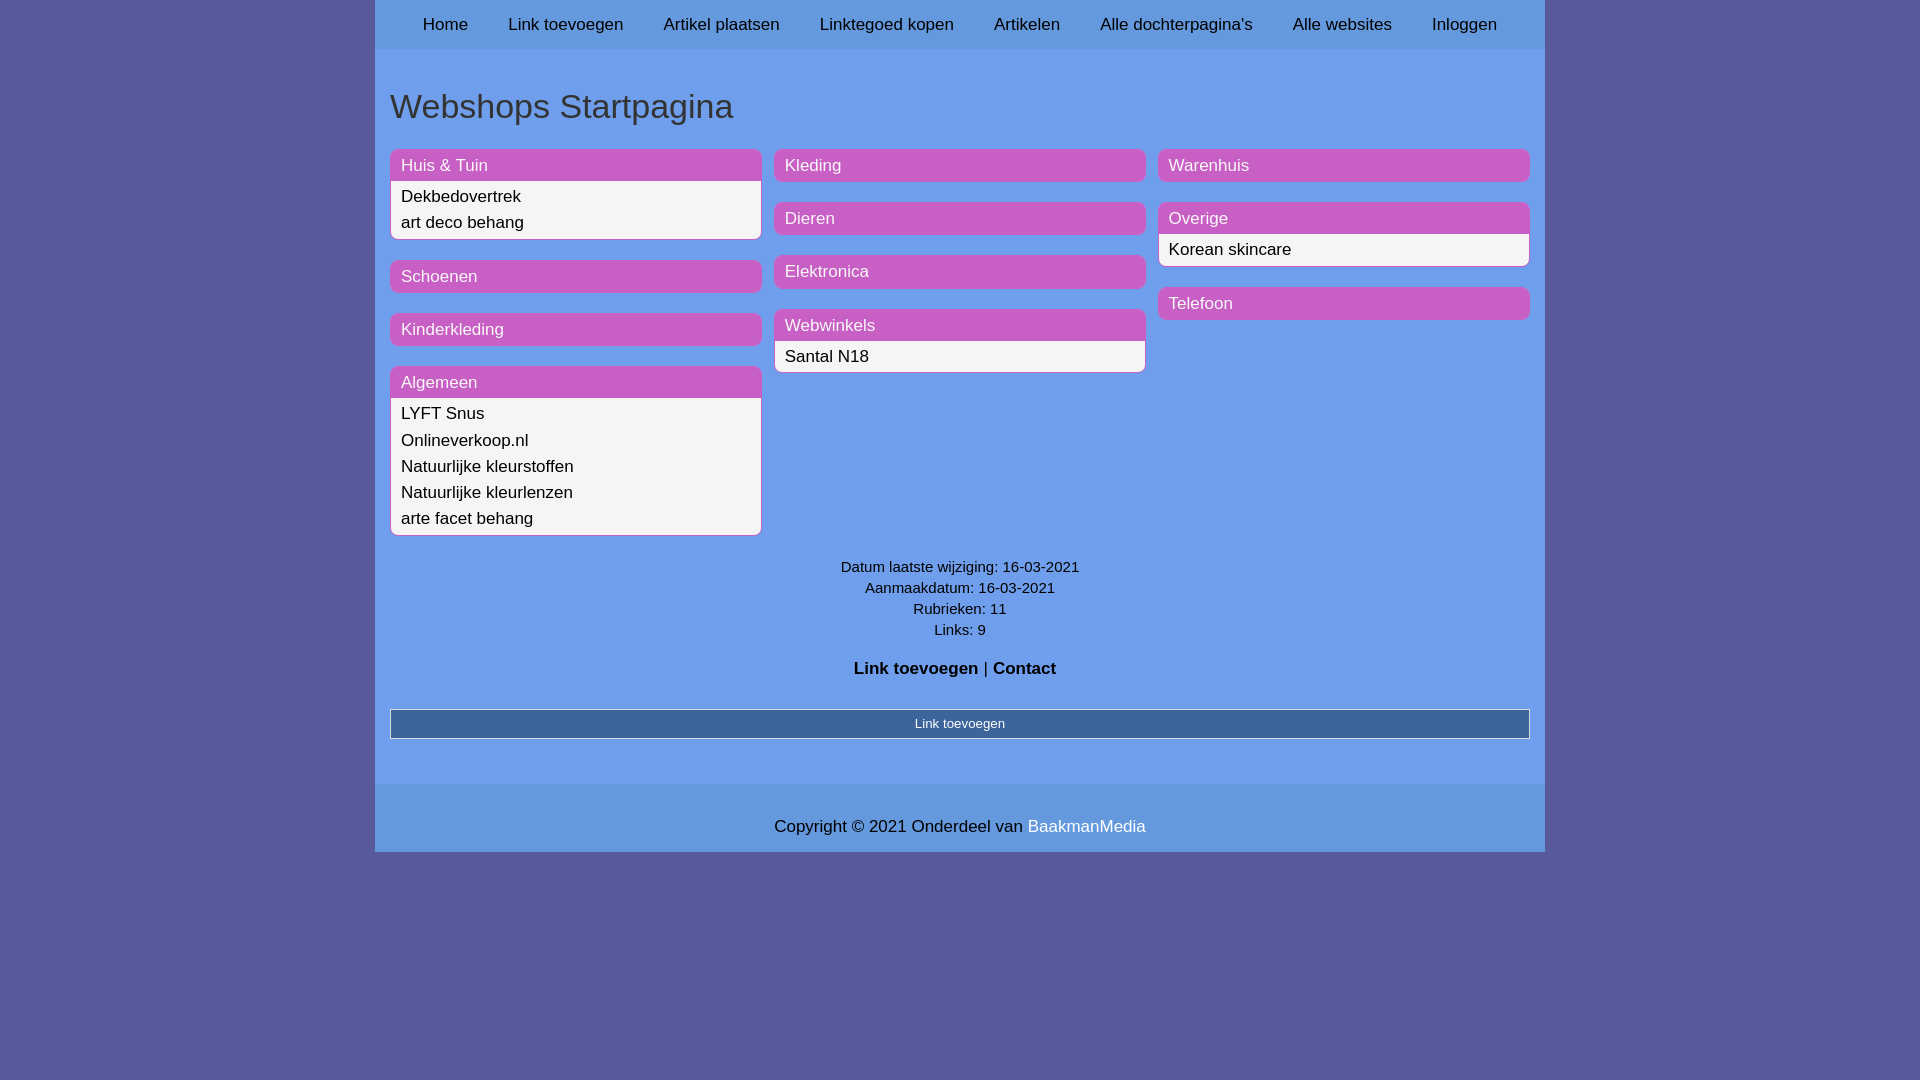 Image resolution: width=1920 pixels, height=1080 pixels. Describe the element at coordinates (1027, 24) in the screenshot. I see `'Artikelen'` at that location.